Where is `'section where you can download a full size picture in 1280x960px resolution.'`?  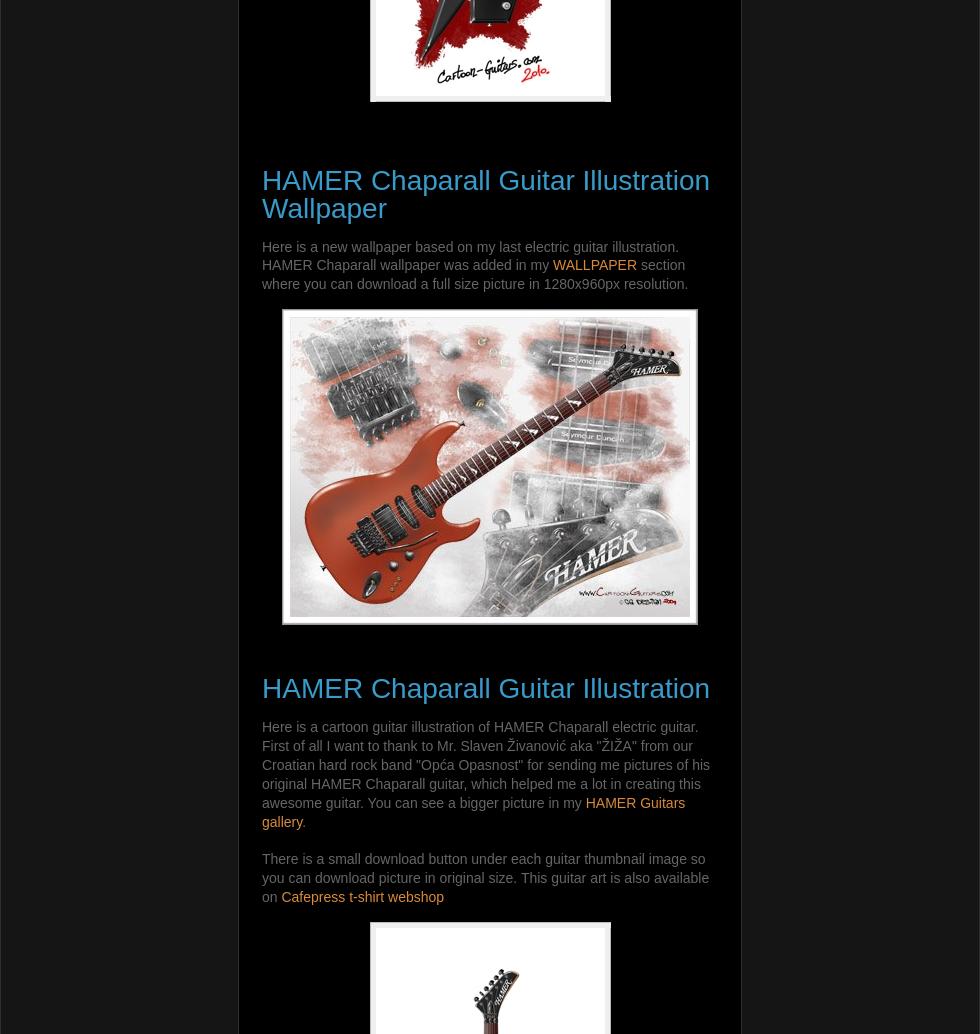
'section where you can download a full size picture in 1280x960px resolution.' is located at coordinates (261, 273).